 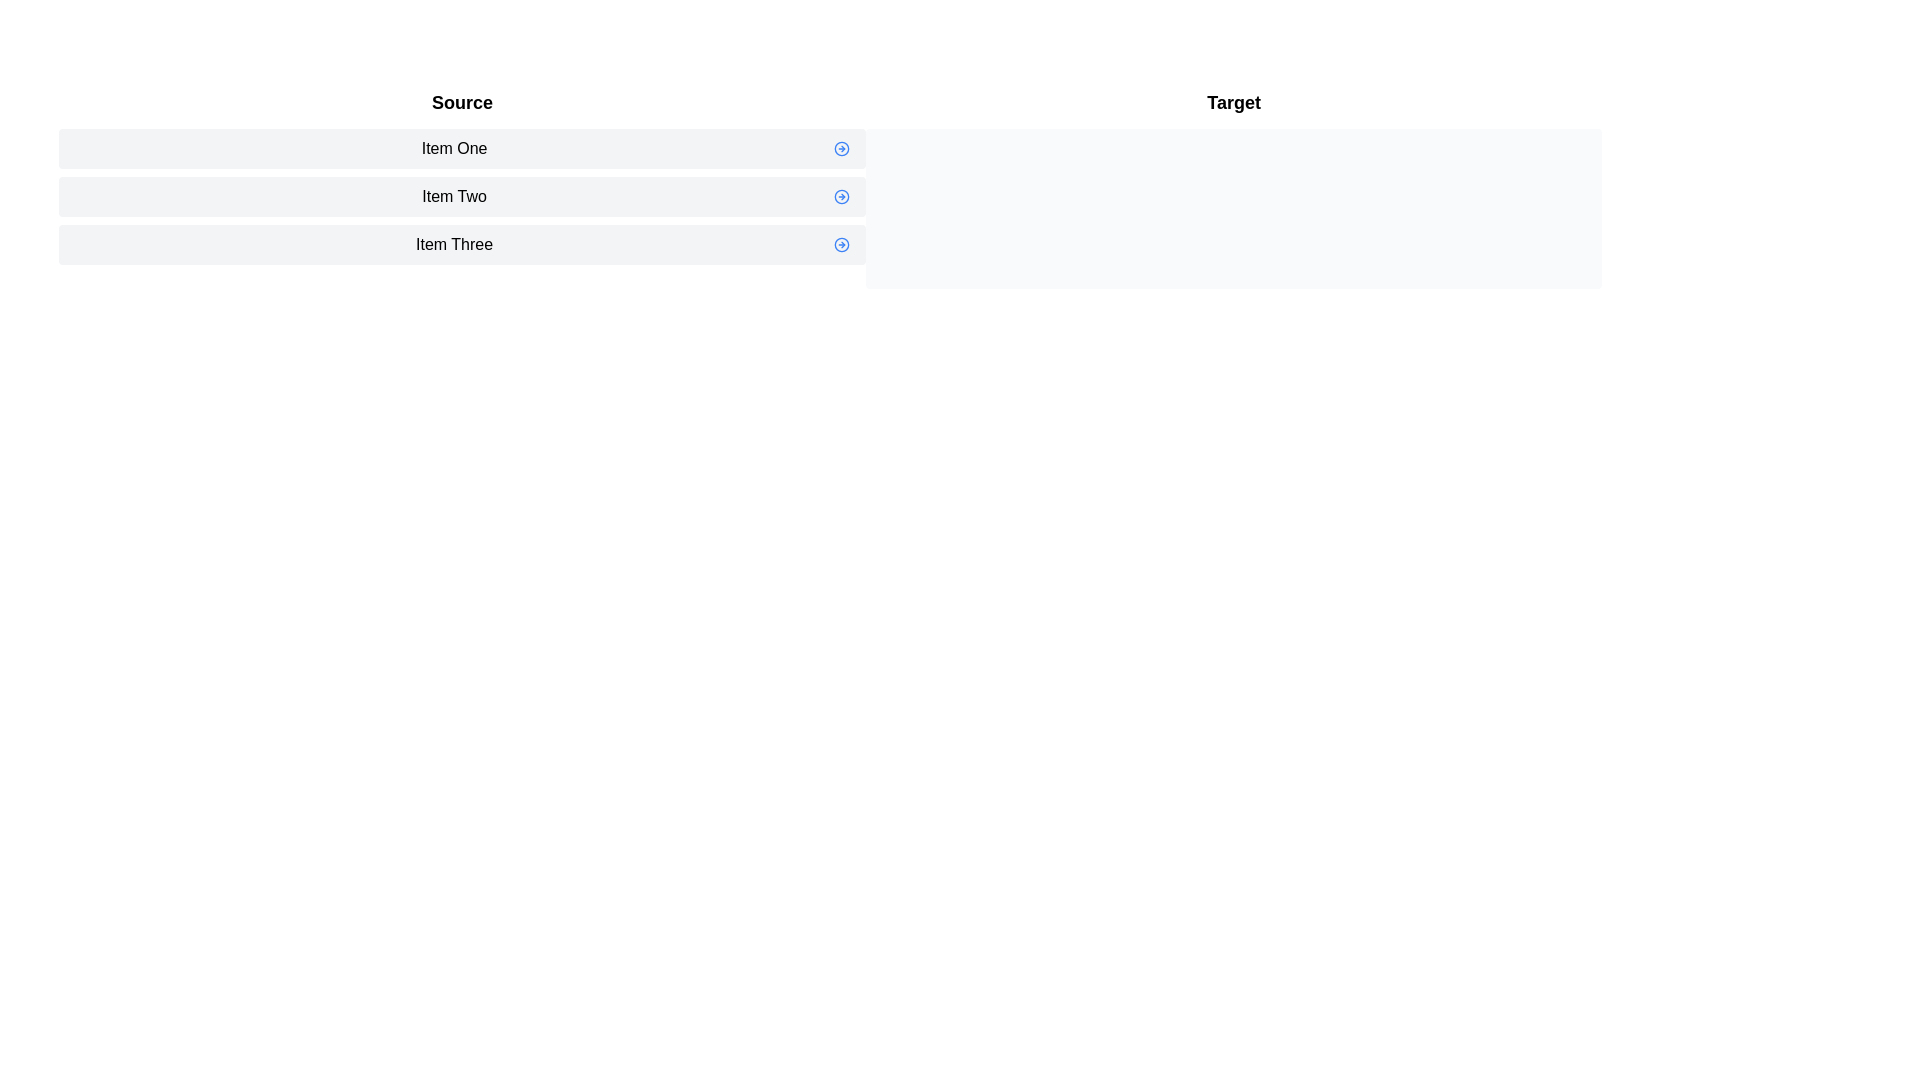 What do you see at coordinates (461, 176) in the screenshot?
I see `the middle item labeled 'Item Two' in the selectable list within the 'Source' section on the left side of the interface` at bounding box center [461, 176].